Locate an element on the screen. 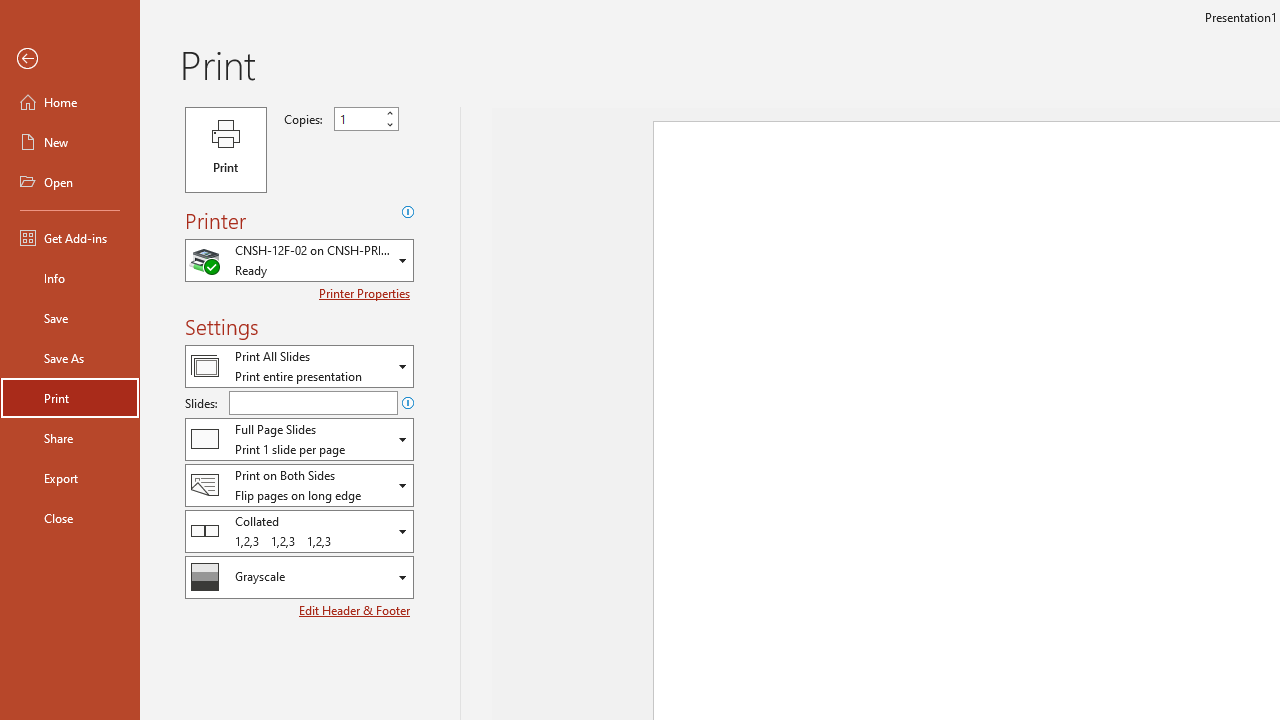 The width and height of the screenshot is (1280, 720). 'Printer Properties' is located at coordinates (366, 293).